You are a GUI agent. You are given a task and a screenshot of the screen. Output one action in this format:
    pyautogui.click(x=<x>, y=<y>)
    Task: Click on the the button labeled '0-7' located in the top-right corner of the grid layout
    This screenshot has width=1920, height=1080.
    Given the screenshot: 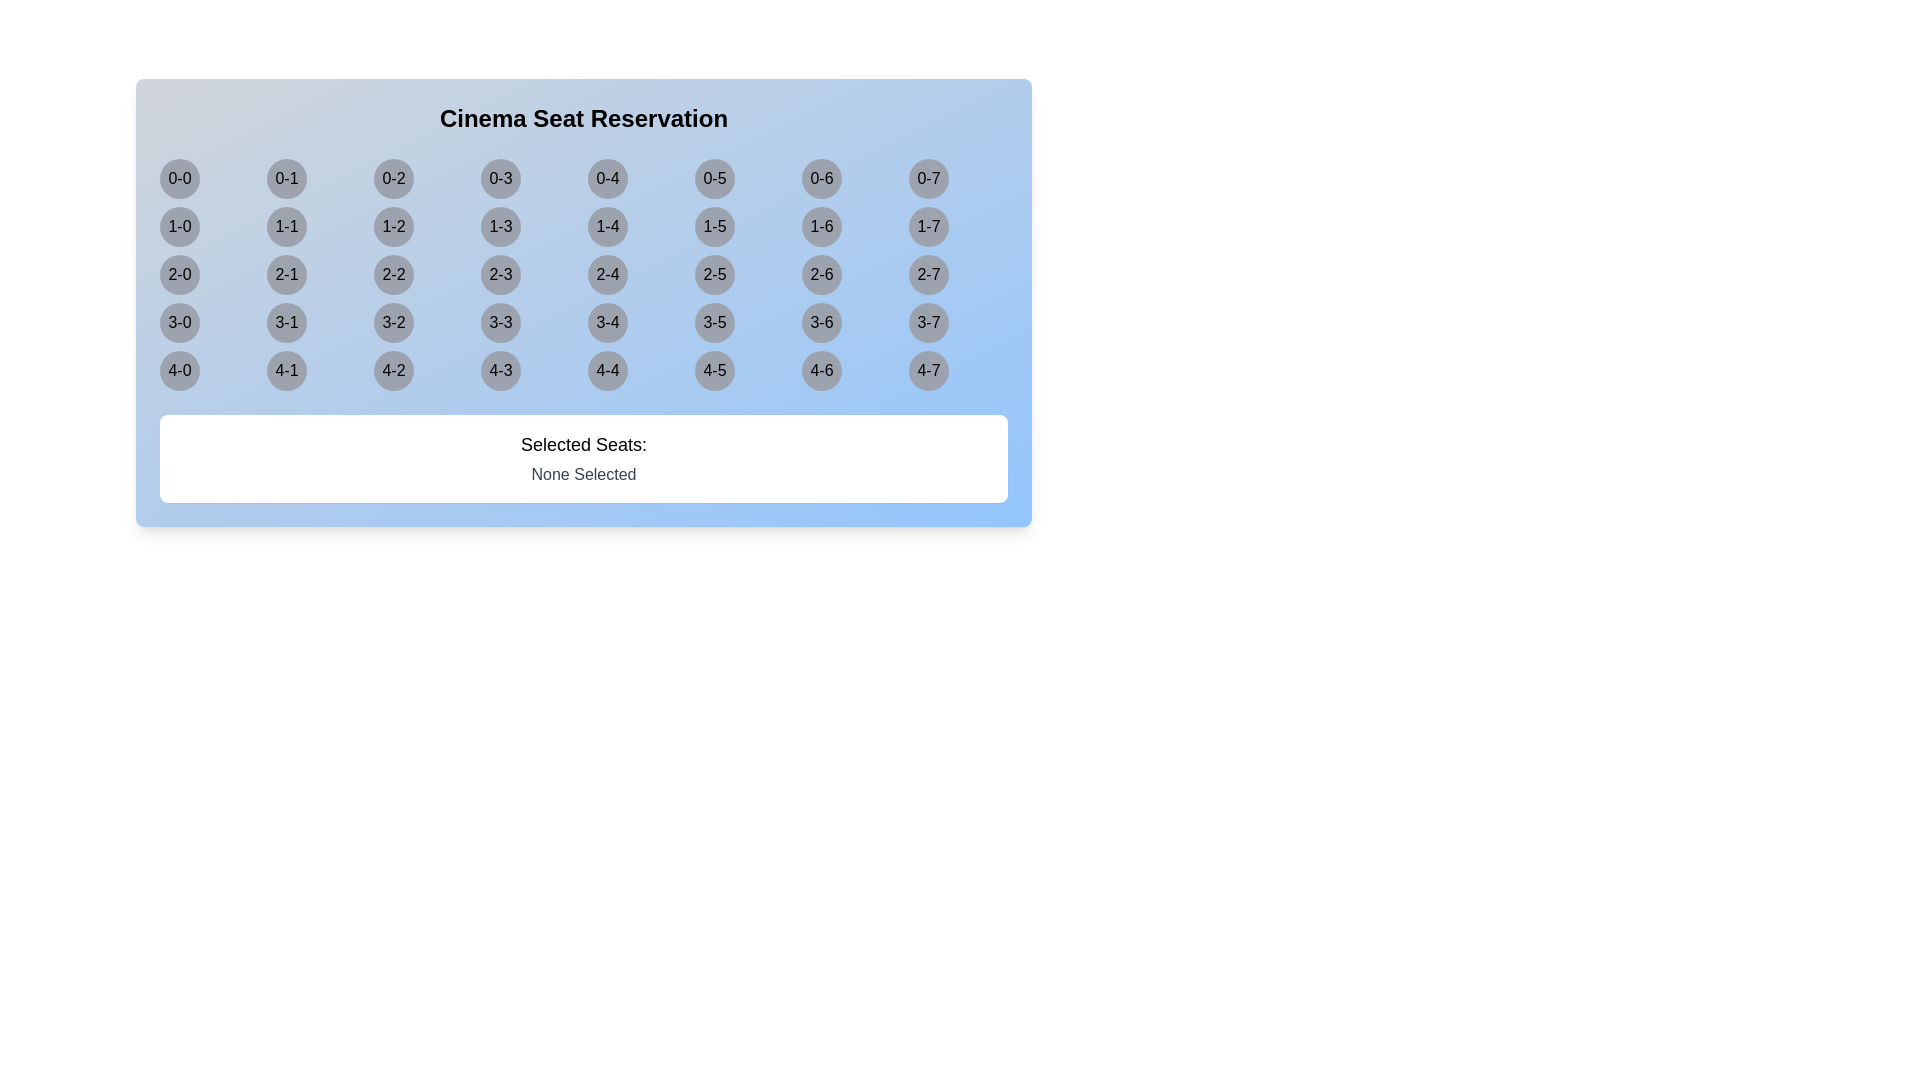 What is the action you would take?
    pyautogui.click(x=928, y=177)
    